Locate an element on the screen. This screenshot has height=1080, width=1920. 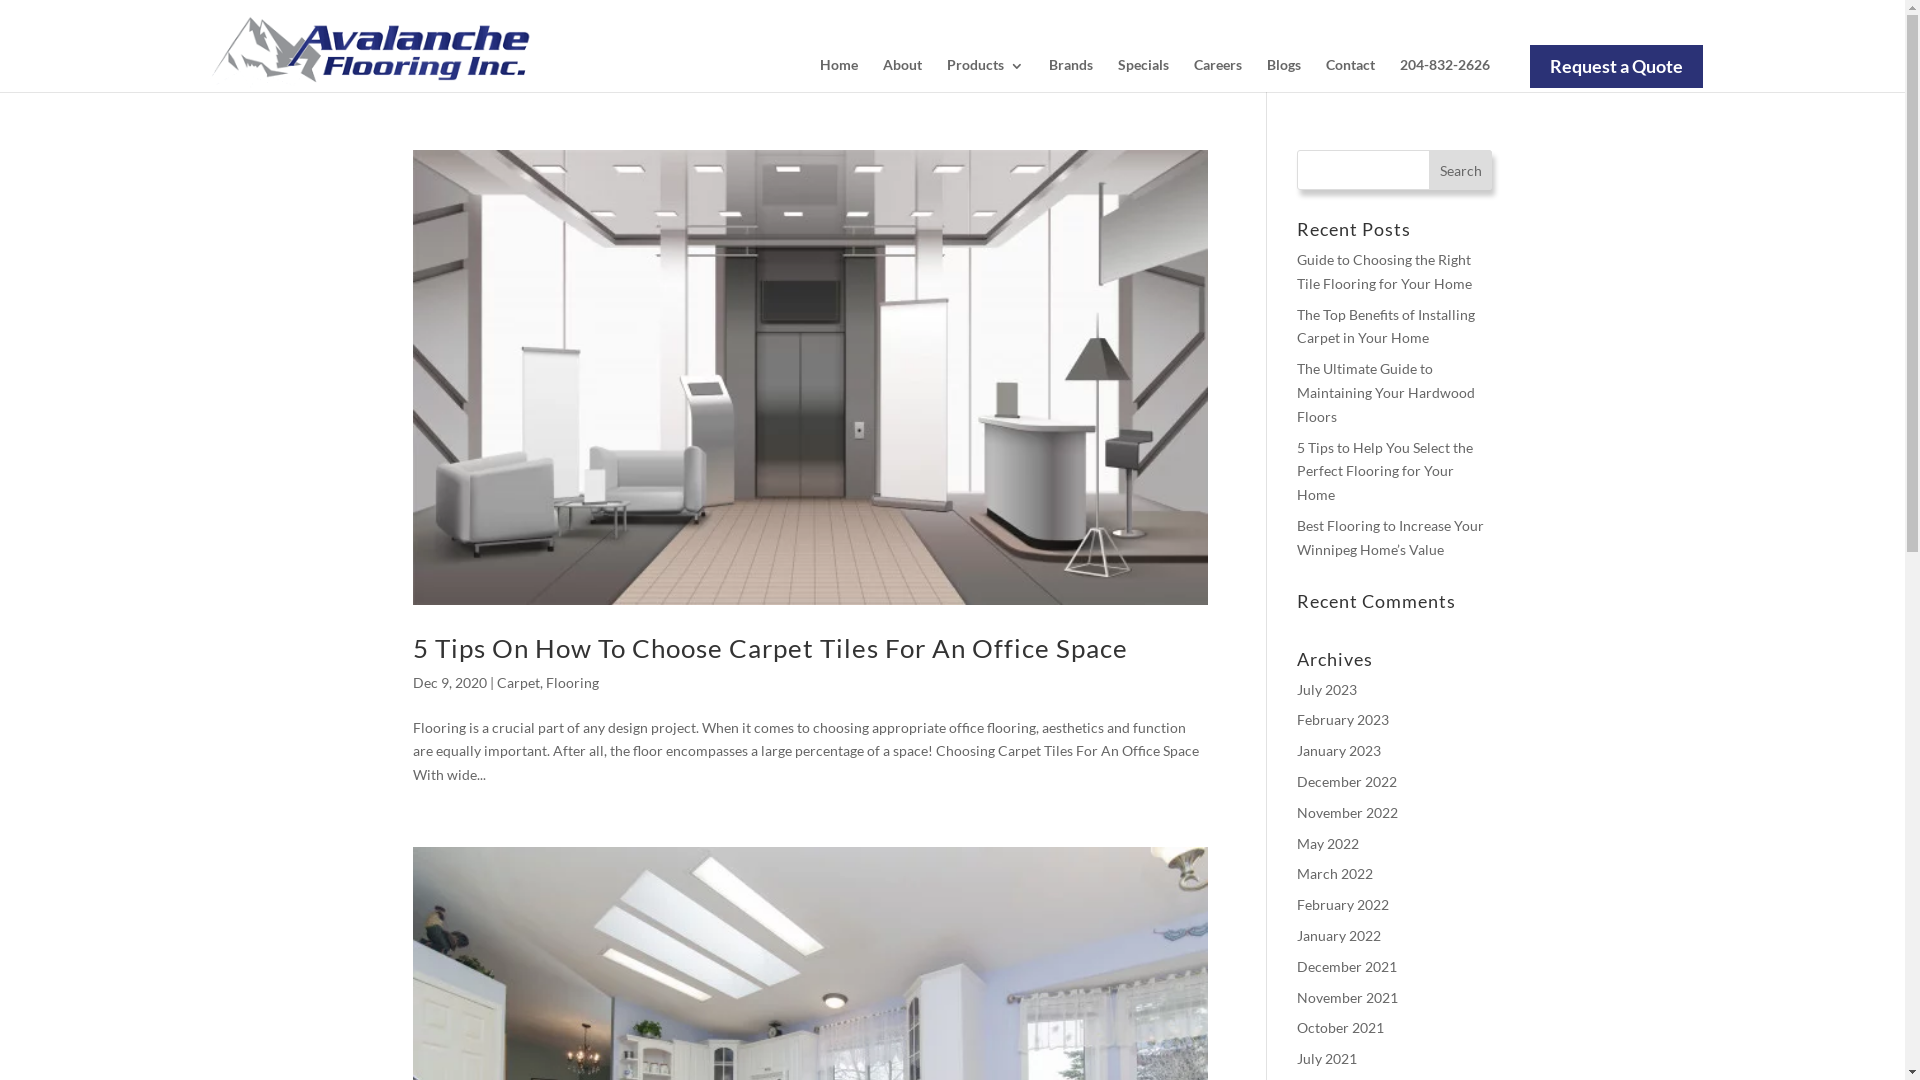
'About' is located at coordinates (900, 67).